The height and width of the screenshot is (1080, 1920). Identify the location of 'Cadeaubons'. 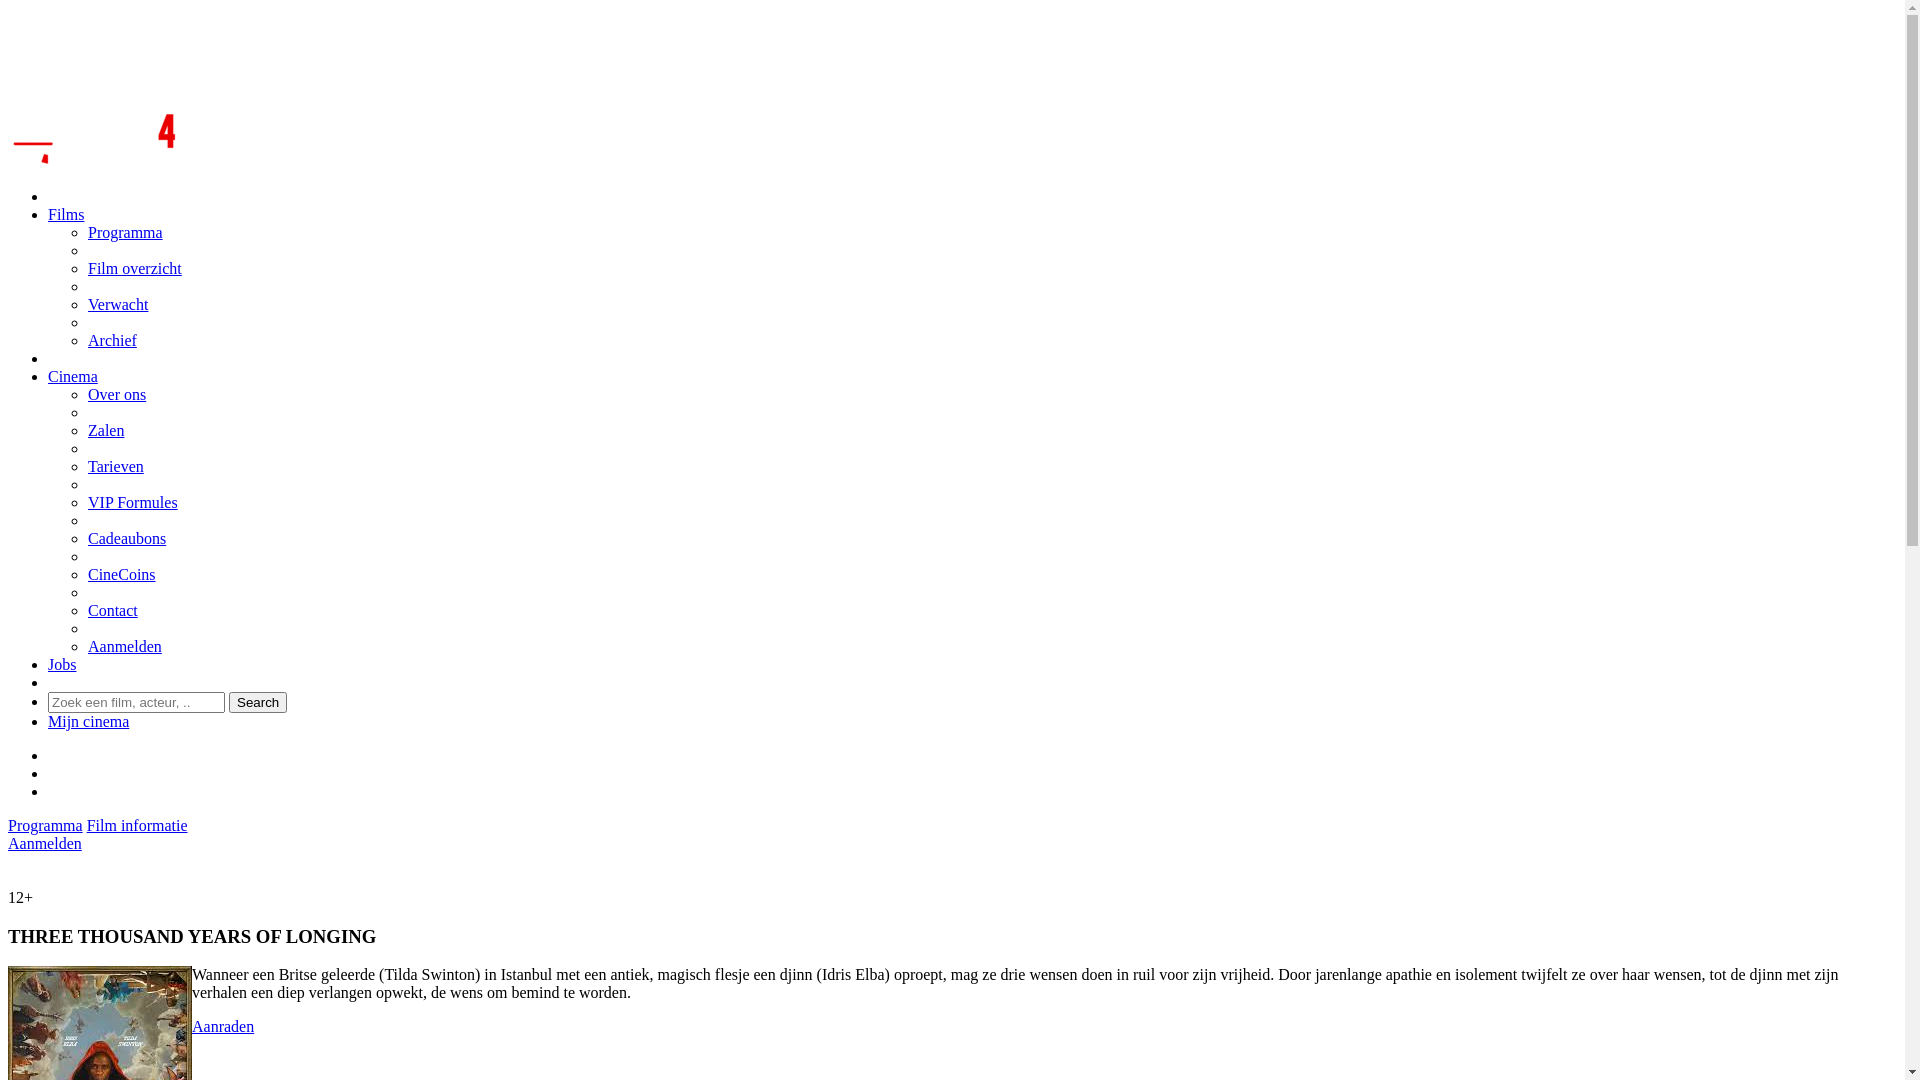
(125, 537).